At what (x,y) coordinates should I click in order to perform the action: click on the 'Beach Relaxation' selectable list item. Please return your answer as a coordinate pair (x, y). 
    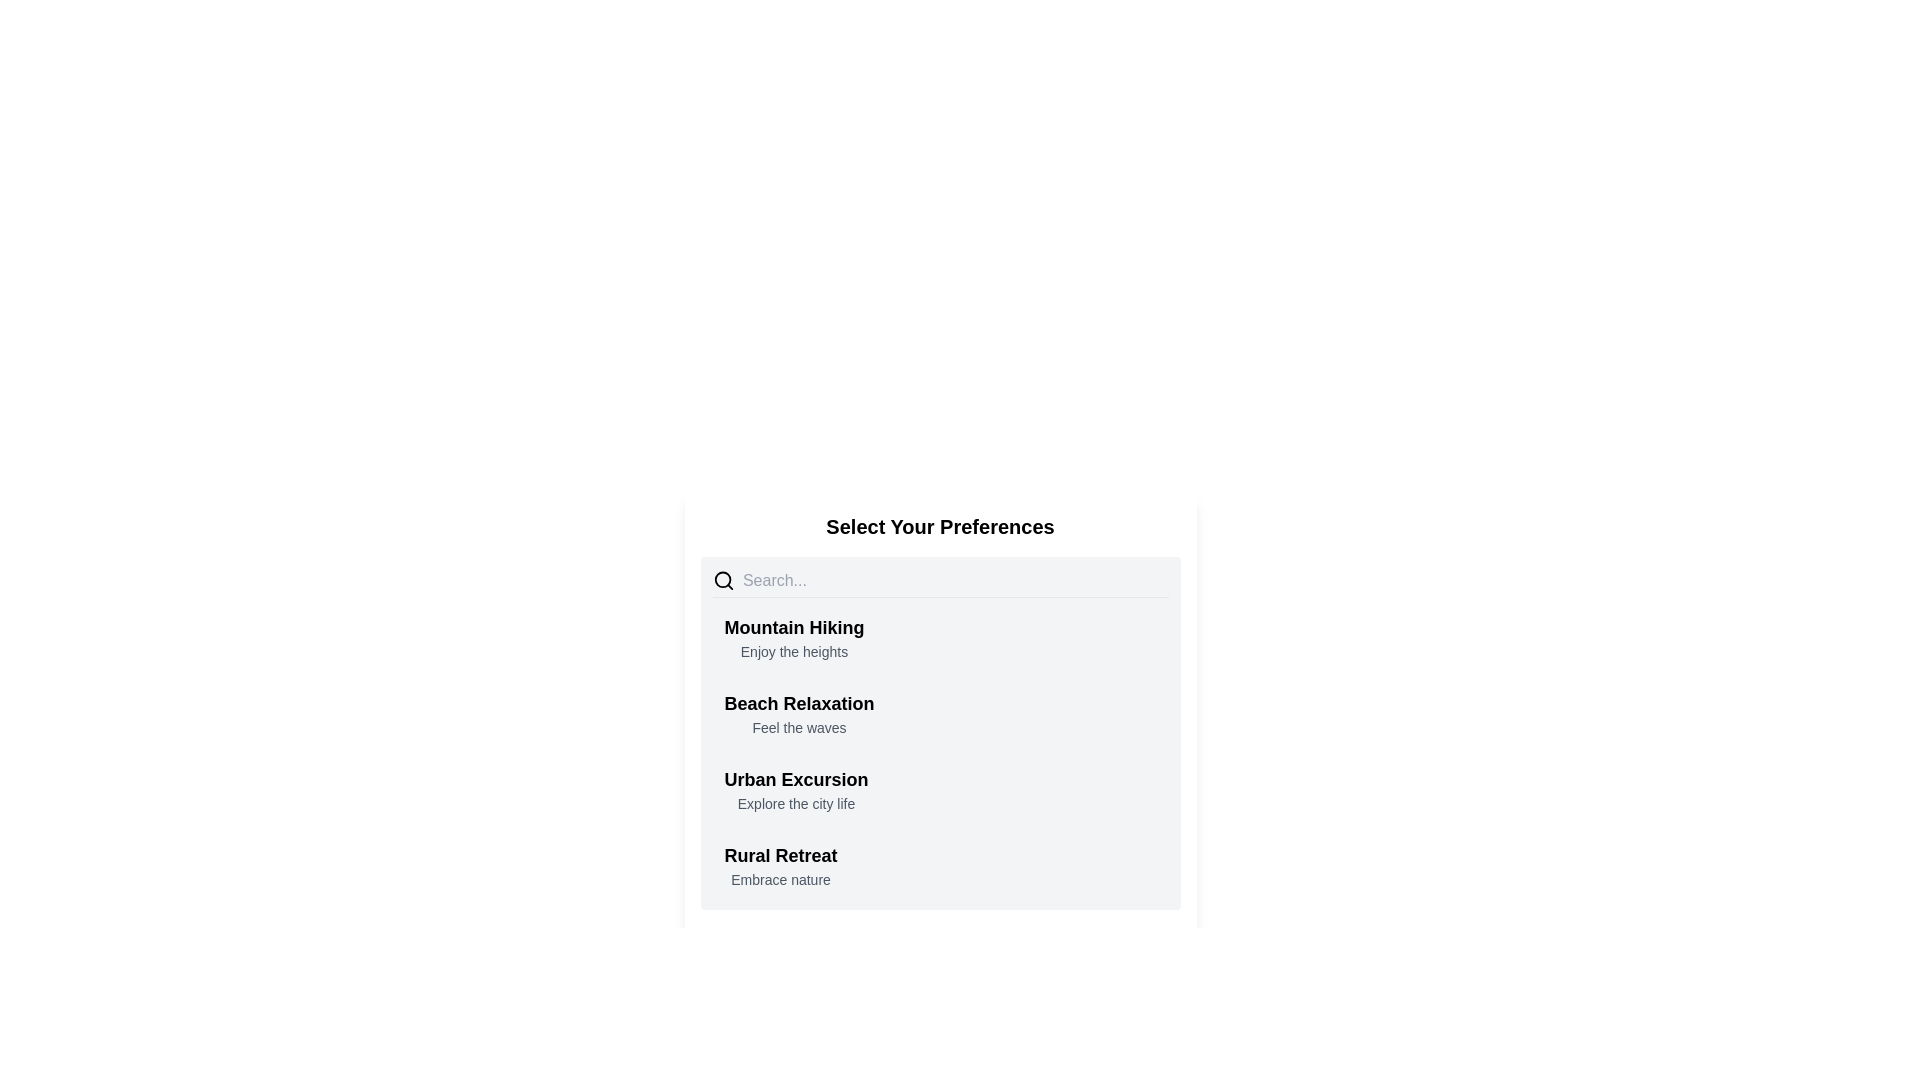
    Looking at the image, I should click on (939, 712).